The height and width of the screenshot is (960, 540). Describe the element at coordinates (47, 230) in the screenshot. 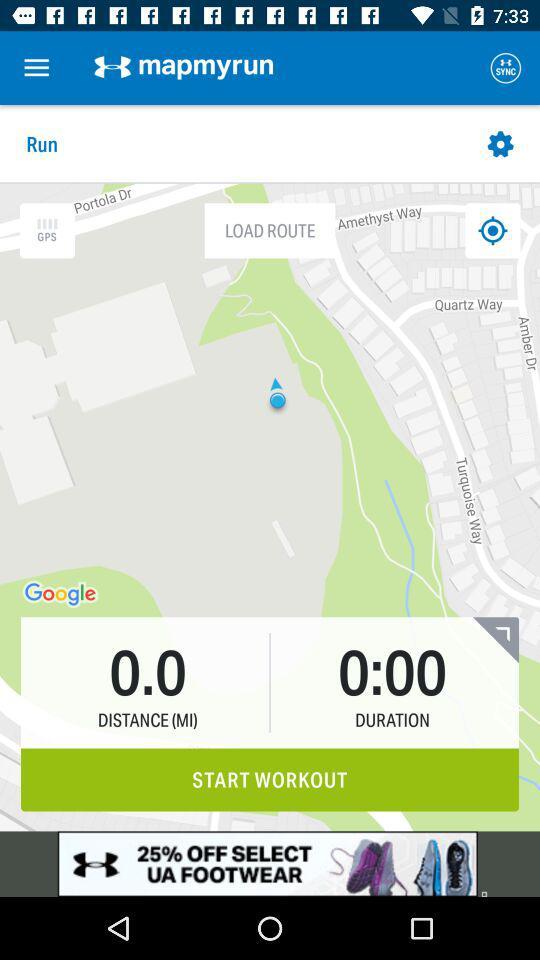

I see `the icon which is left to the load route` at that location.